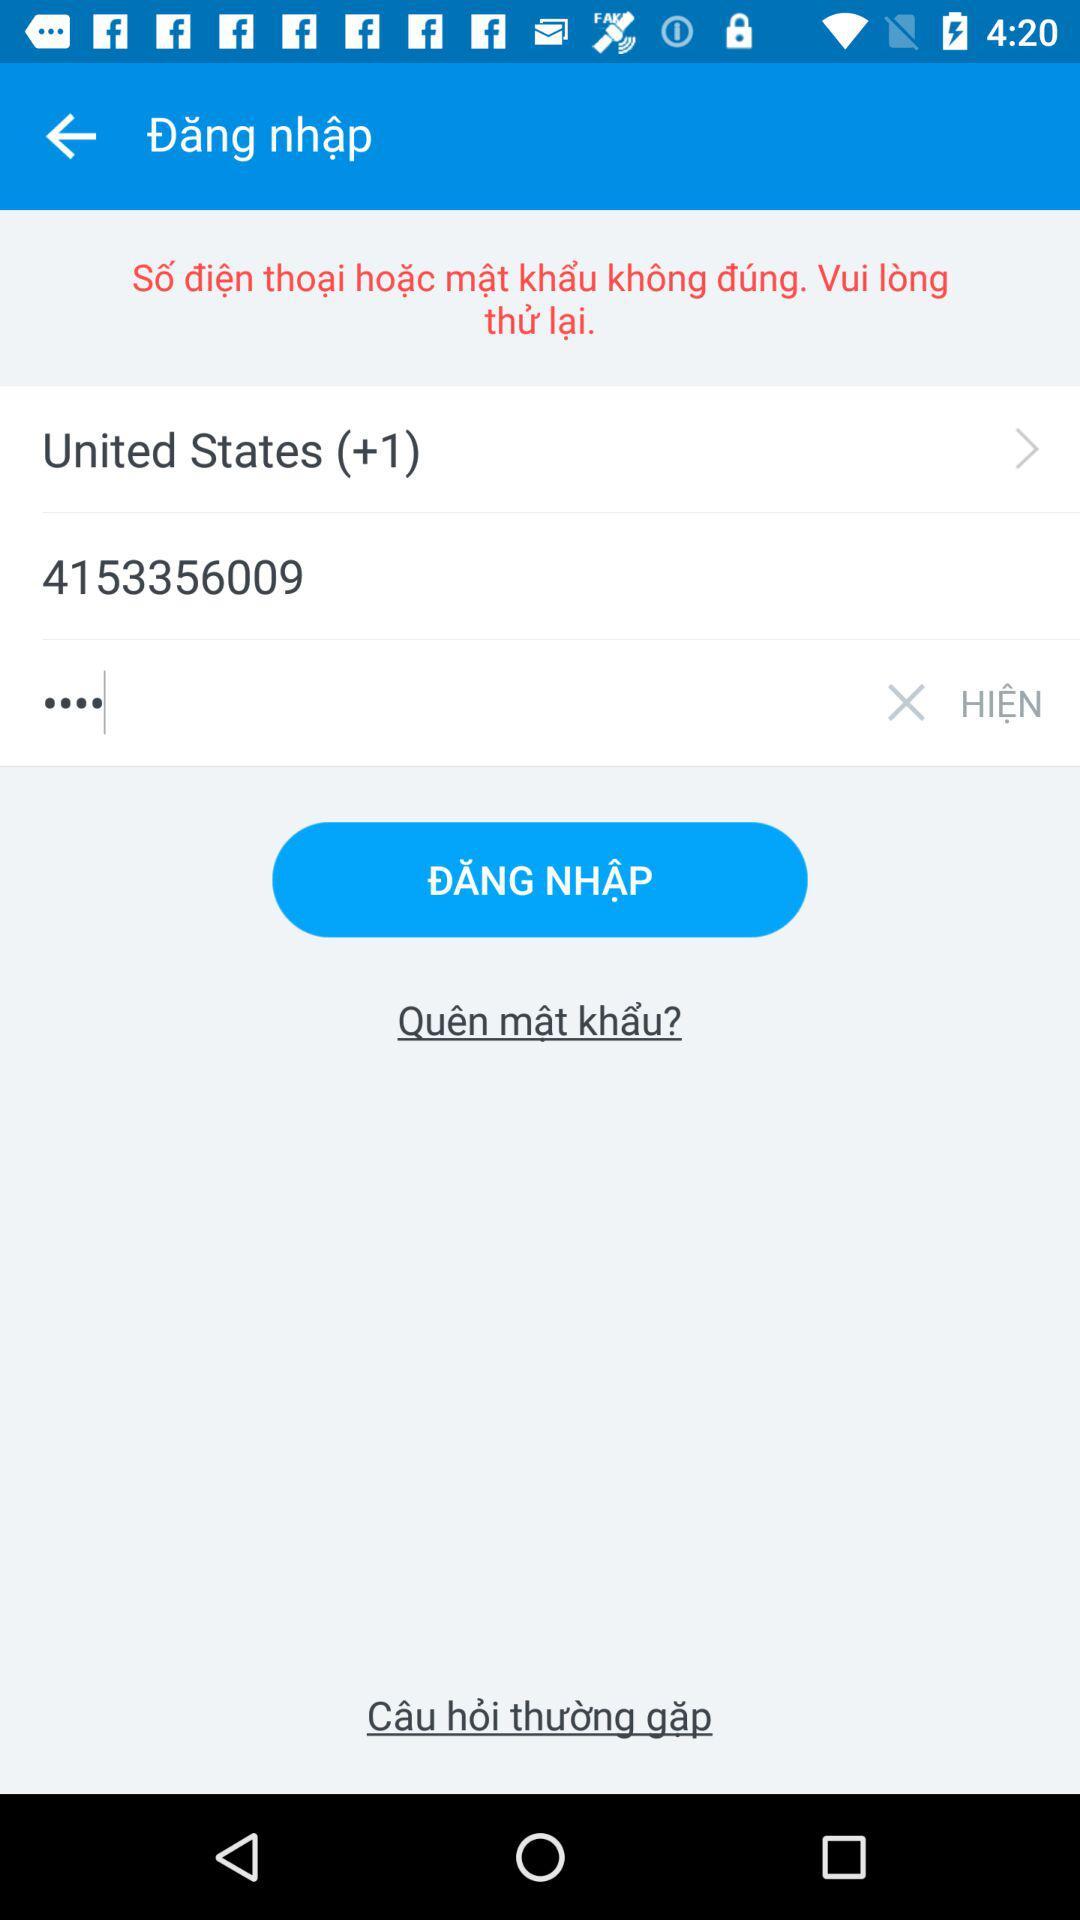 This screenshot has height=1920, width=1080. What do you see at coordinates (540, 575) in the screenshot?
I see `item below the united states (+1)` at bounding box center [540, 575].